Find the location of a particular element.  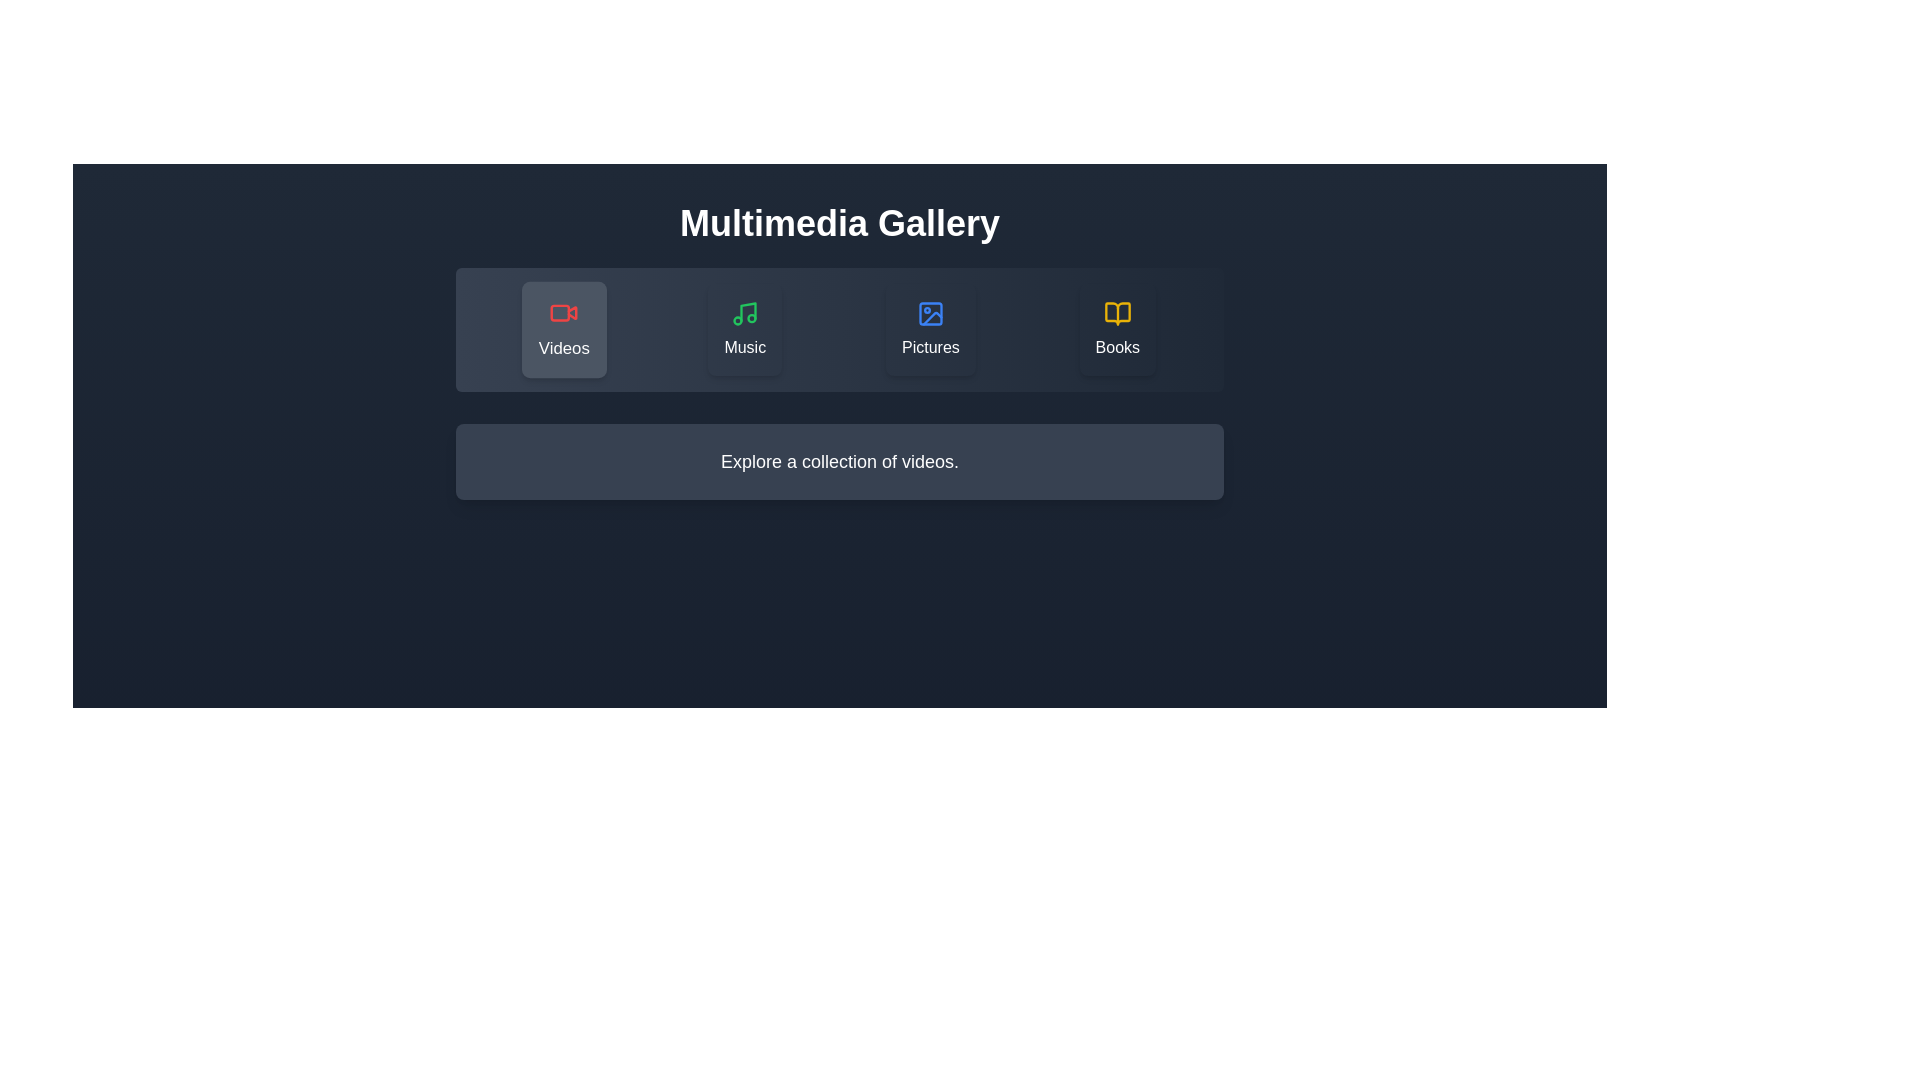

the Music category by clicking the corresponding button is located at coordinates (743, 329).